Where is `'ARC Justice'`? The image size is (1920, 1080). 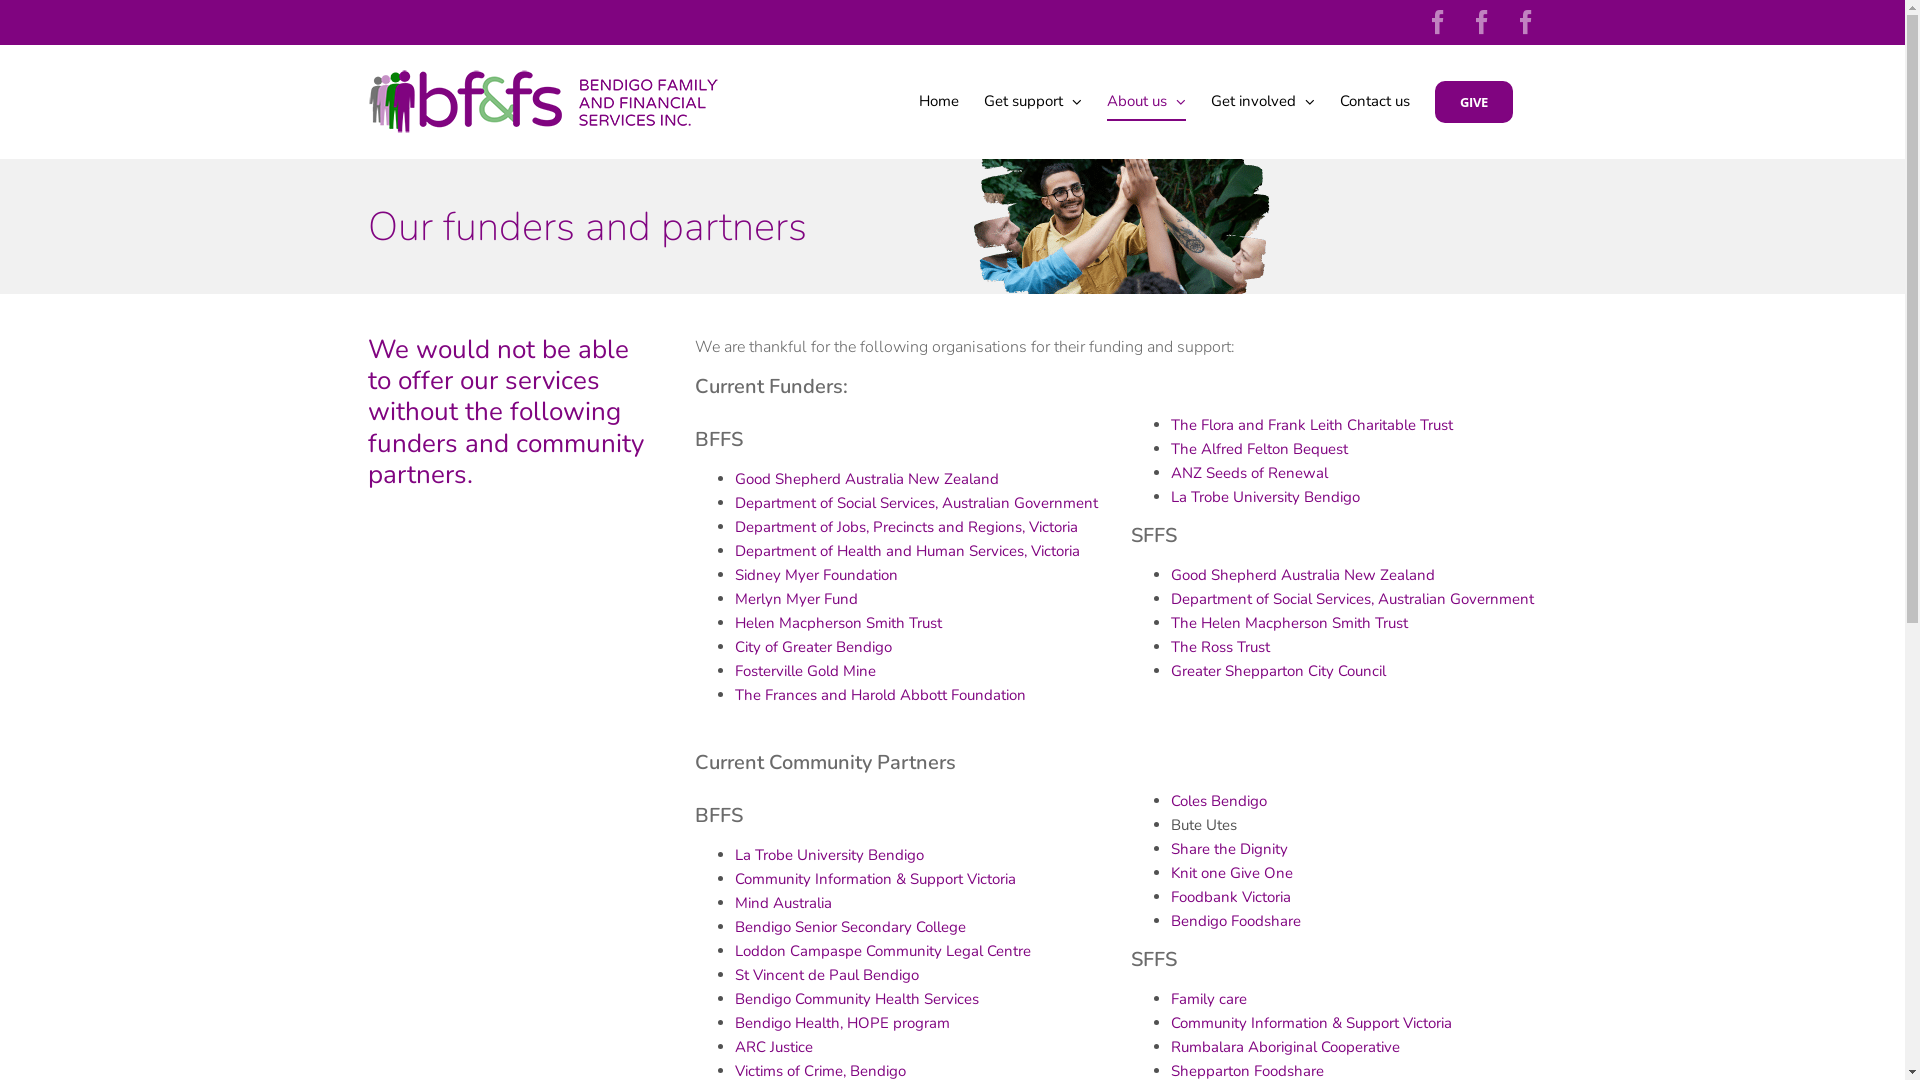
'ARC Justice' is located at coordinates (772, 1045).